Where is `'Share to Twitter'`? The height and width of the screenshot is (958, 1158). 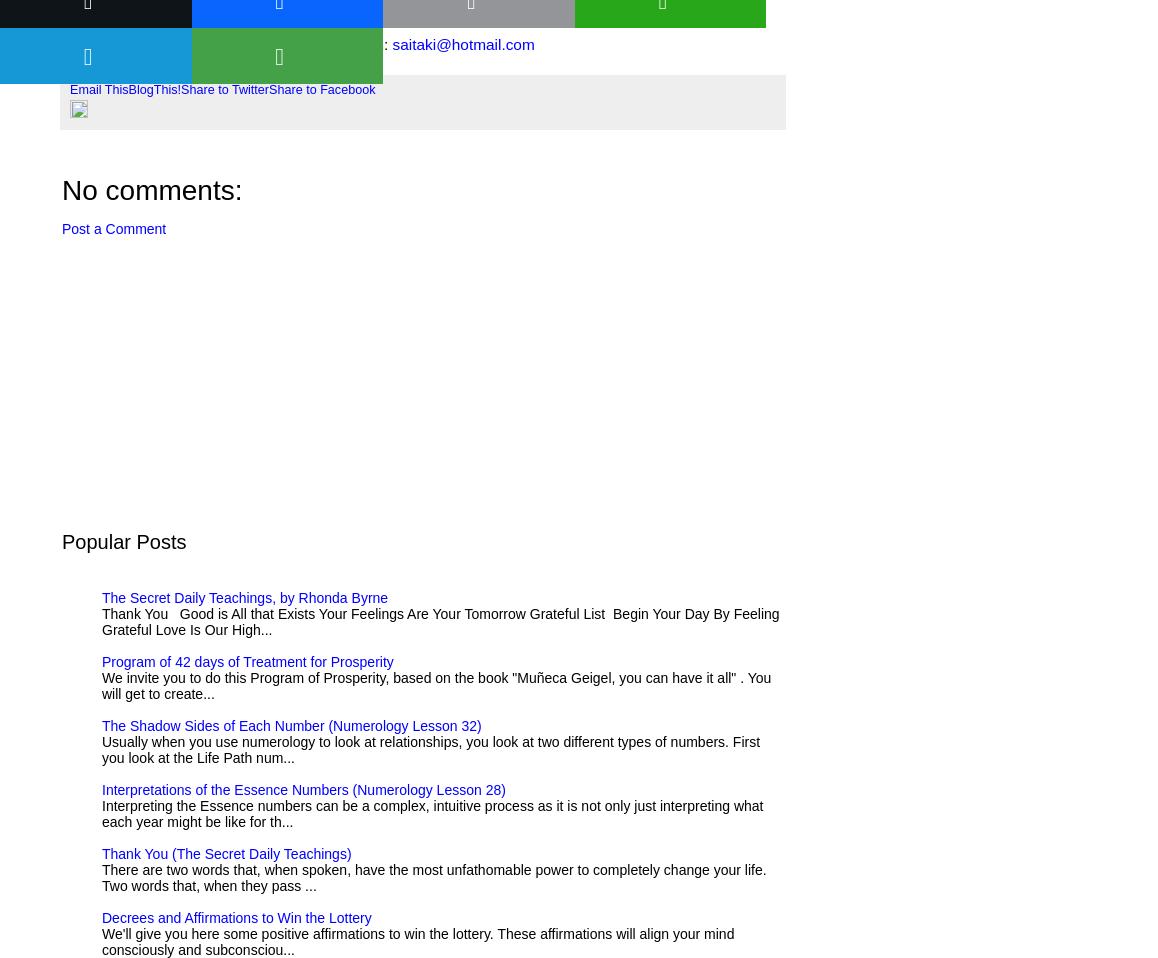 'Share to Twitter' is located at coordinates (224, 89).